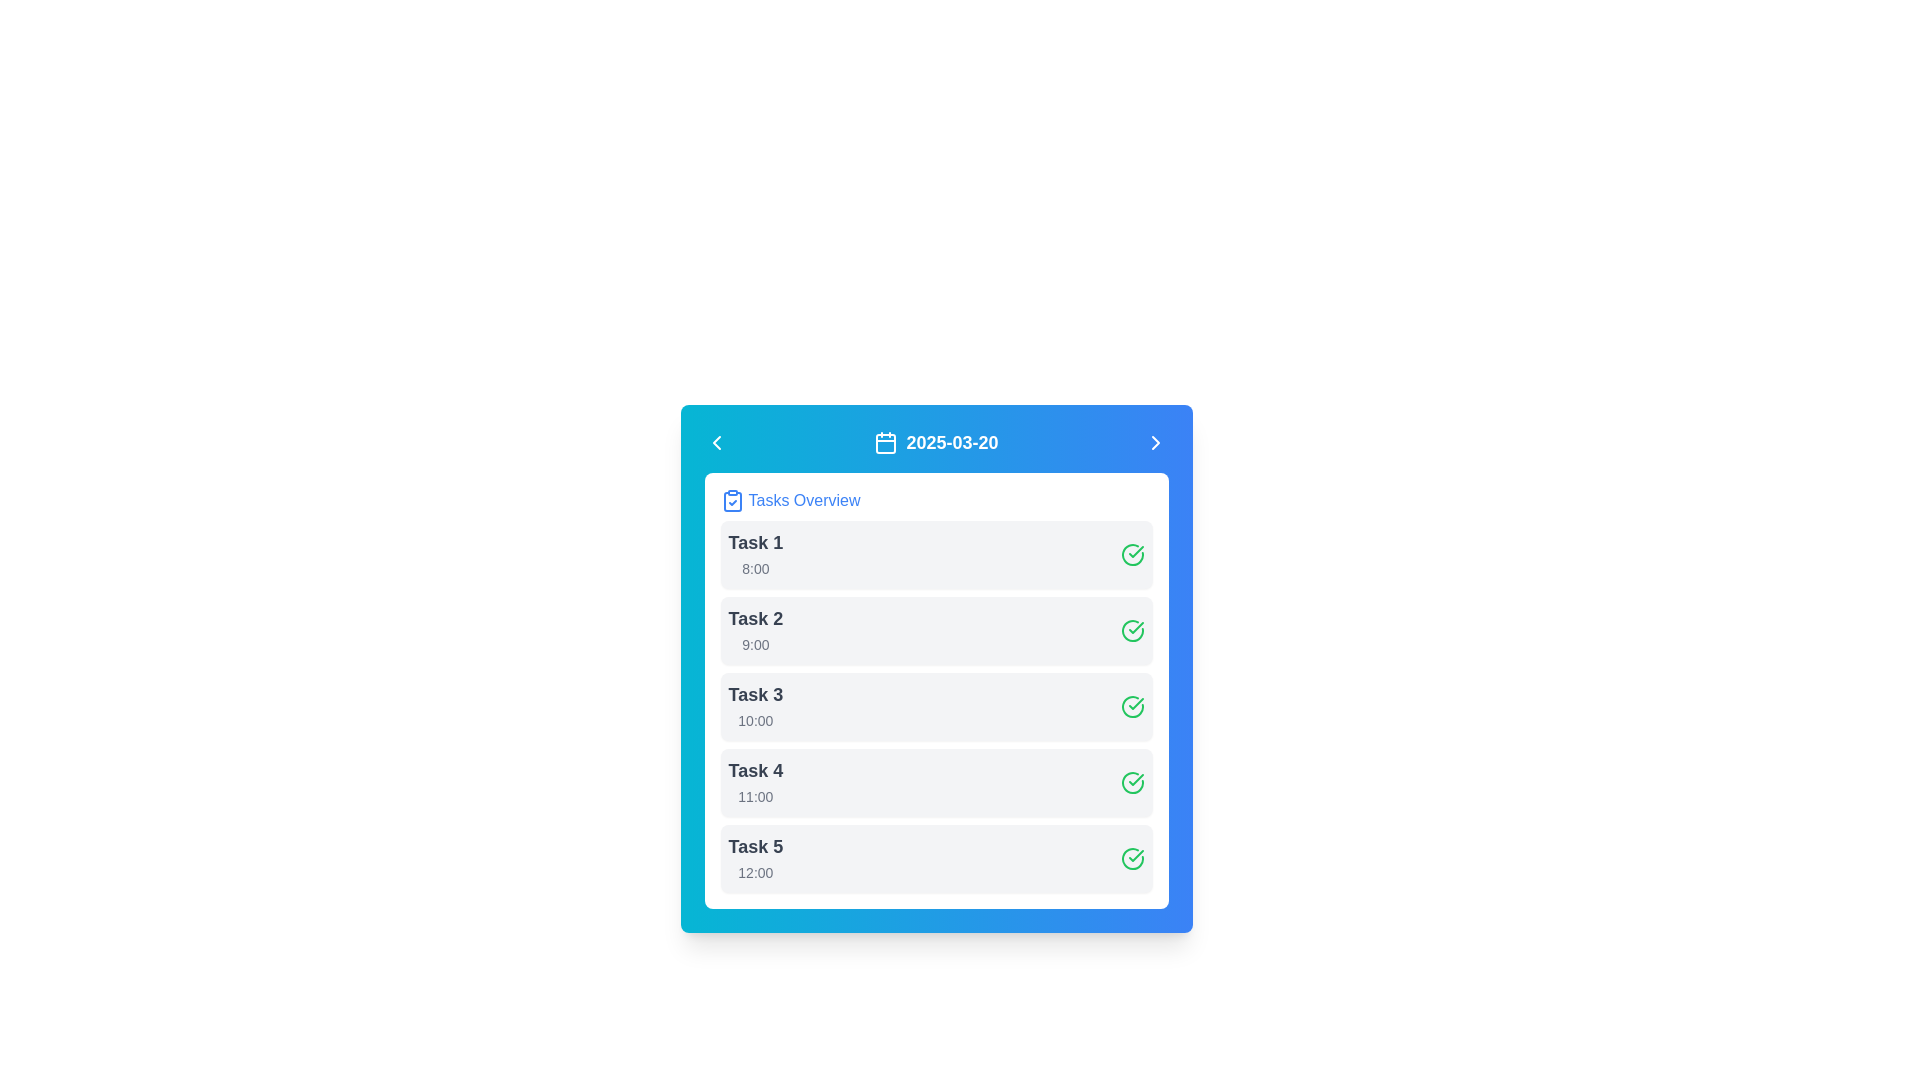 The image size is (1920, 1080). Describe the element at coordinates (1132, 705) in the screenshot. I see `the green circular checkmark icon associated with 'Task 3' in the task list` at that location.